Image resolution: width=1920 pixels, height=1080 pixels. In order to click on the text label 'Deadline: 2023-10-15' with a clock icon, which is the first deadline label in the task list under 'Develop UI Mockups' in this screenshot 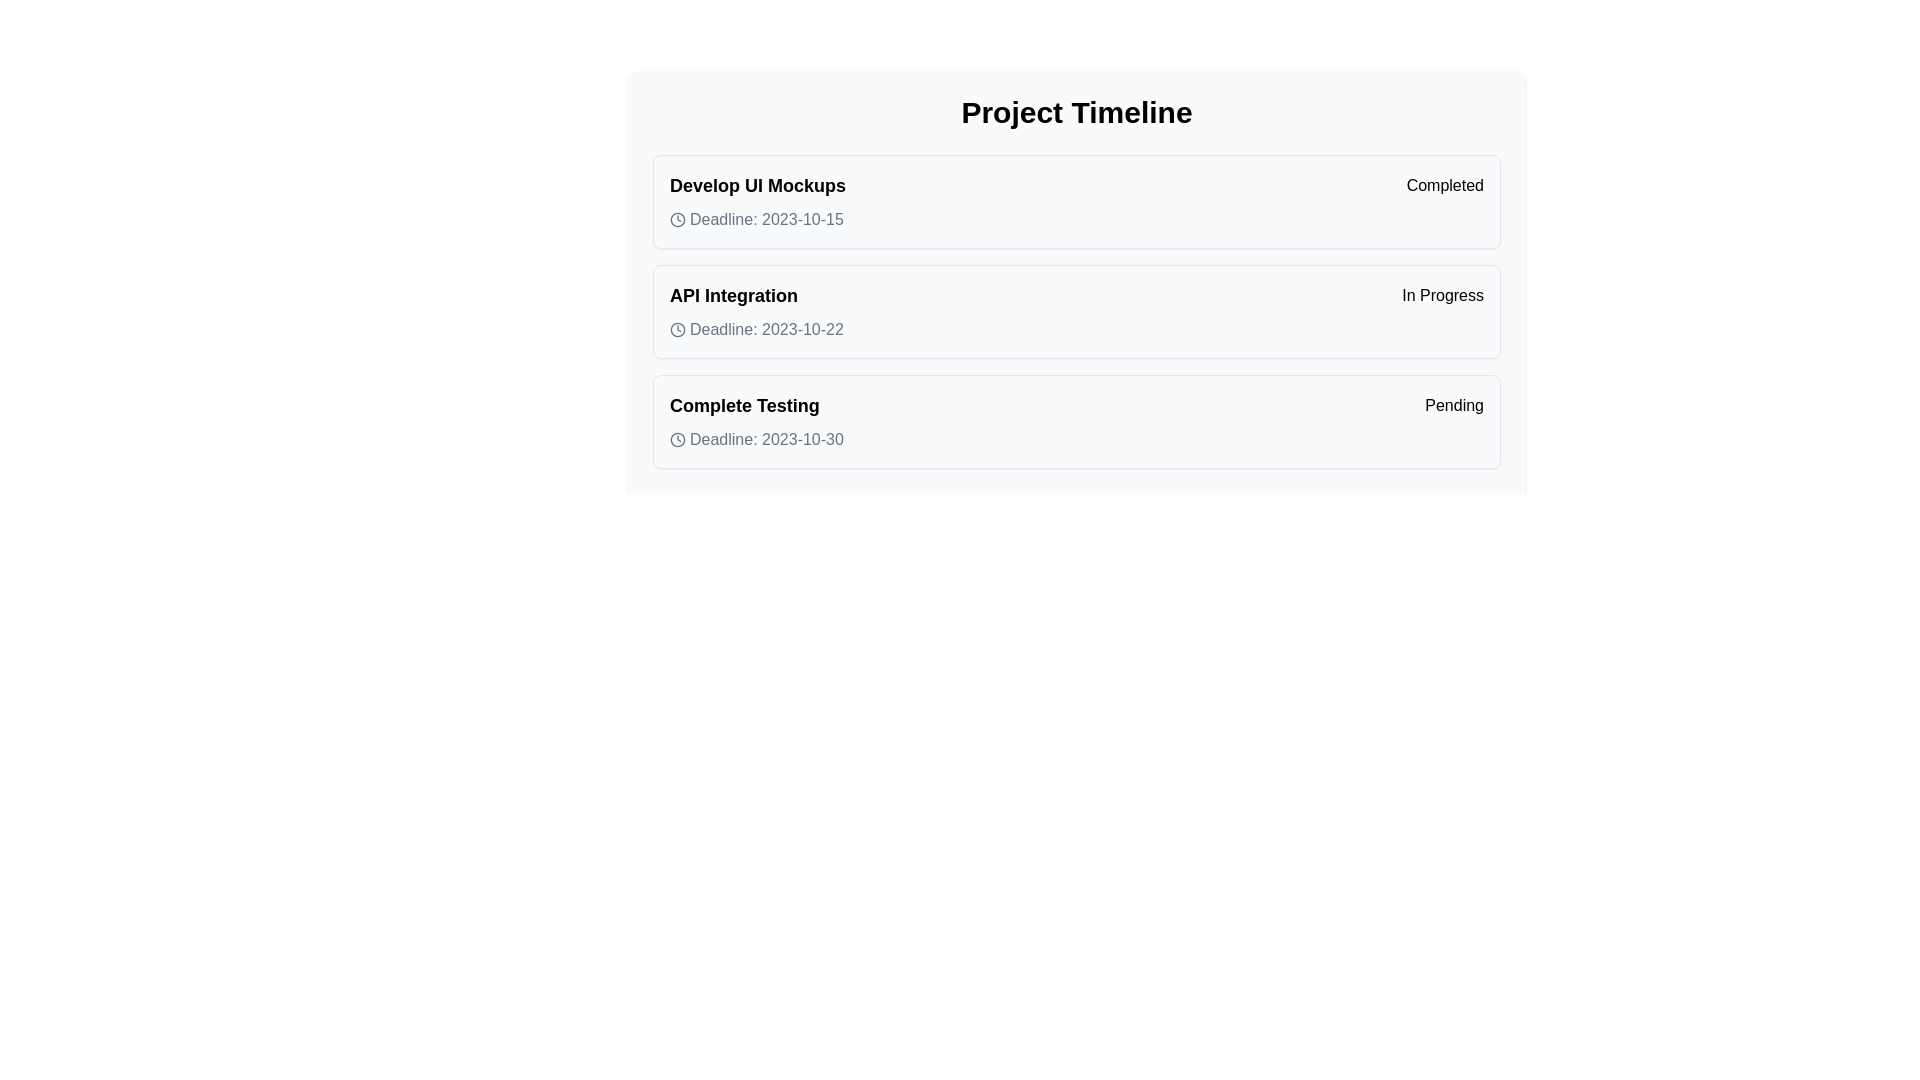, I will do `click(755, 219)`.